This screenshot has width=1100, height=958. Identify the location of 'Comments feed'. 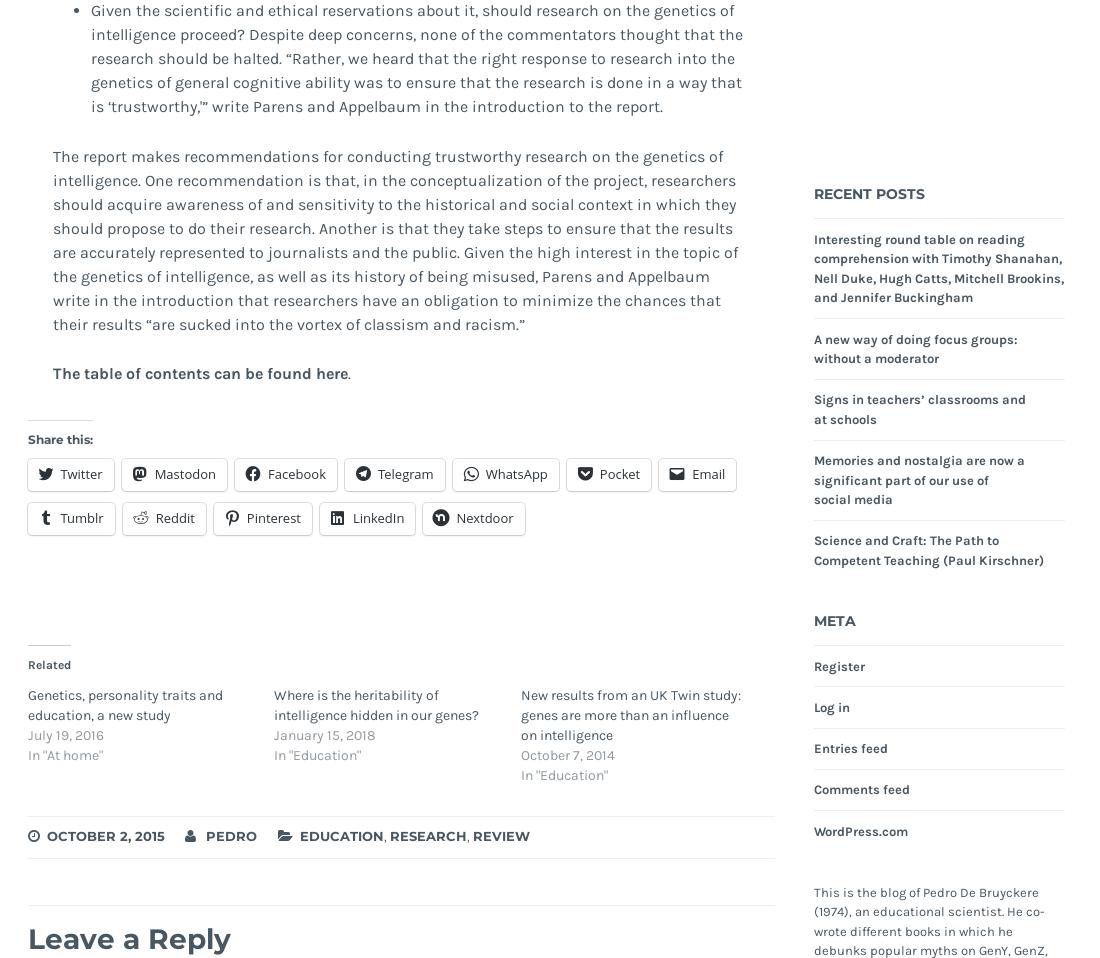
(859, 789).